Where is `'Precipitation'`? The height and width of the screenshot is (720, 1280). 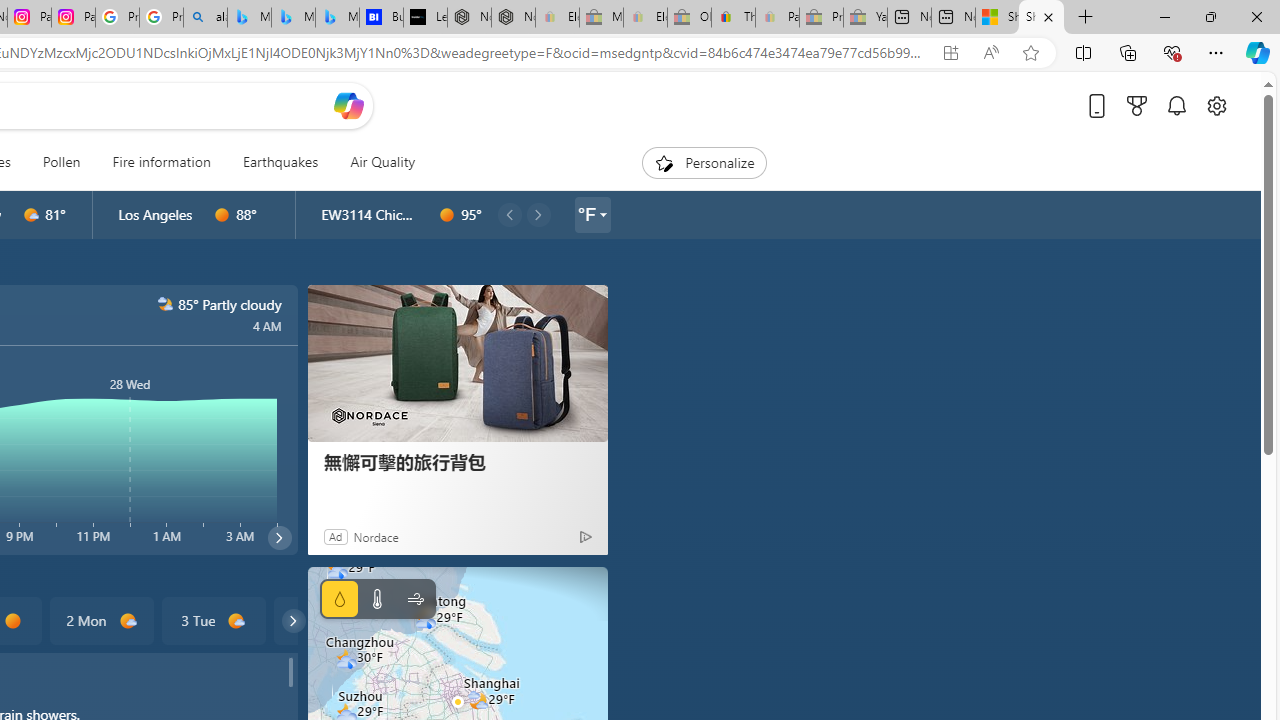
'Precipitation' is located at coordinates (339, 598).